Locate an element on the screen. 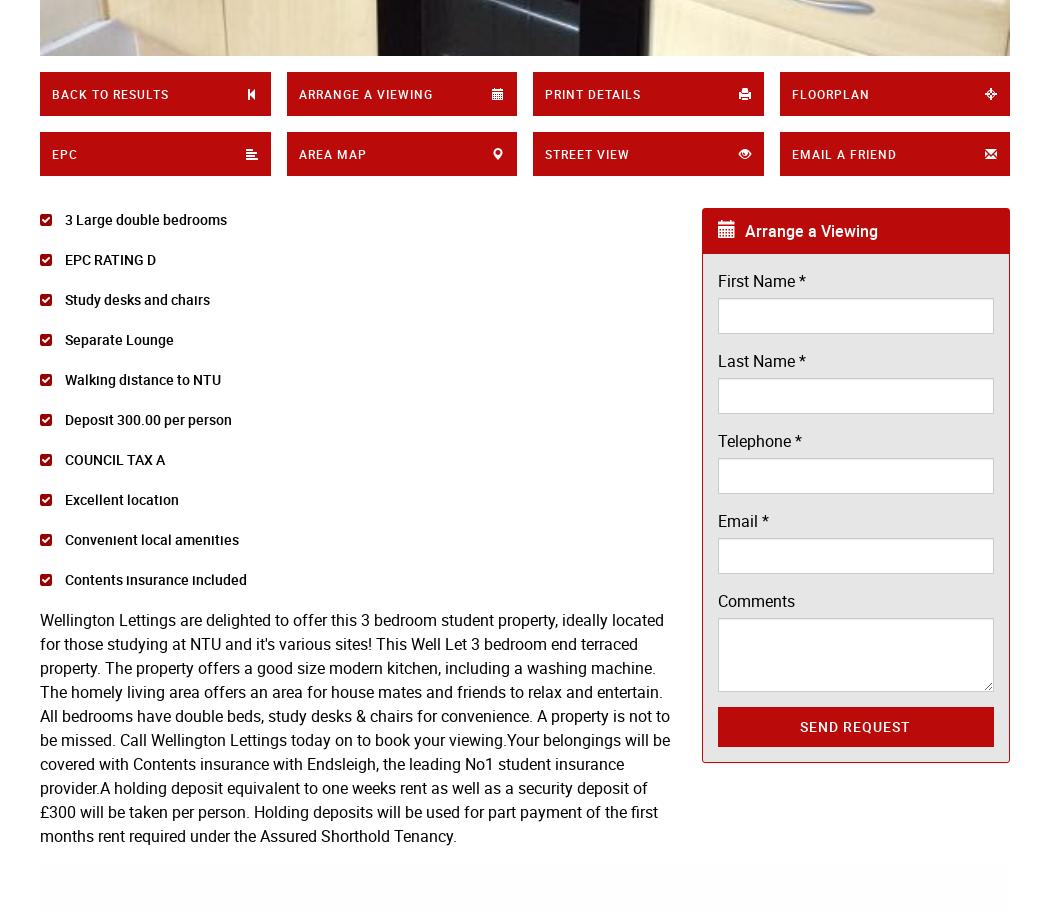  'Email' is located at coordinates (716, 521).